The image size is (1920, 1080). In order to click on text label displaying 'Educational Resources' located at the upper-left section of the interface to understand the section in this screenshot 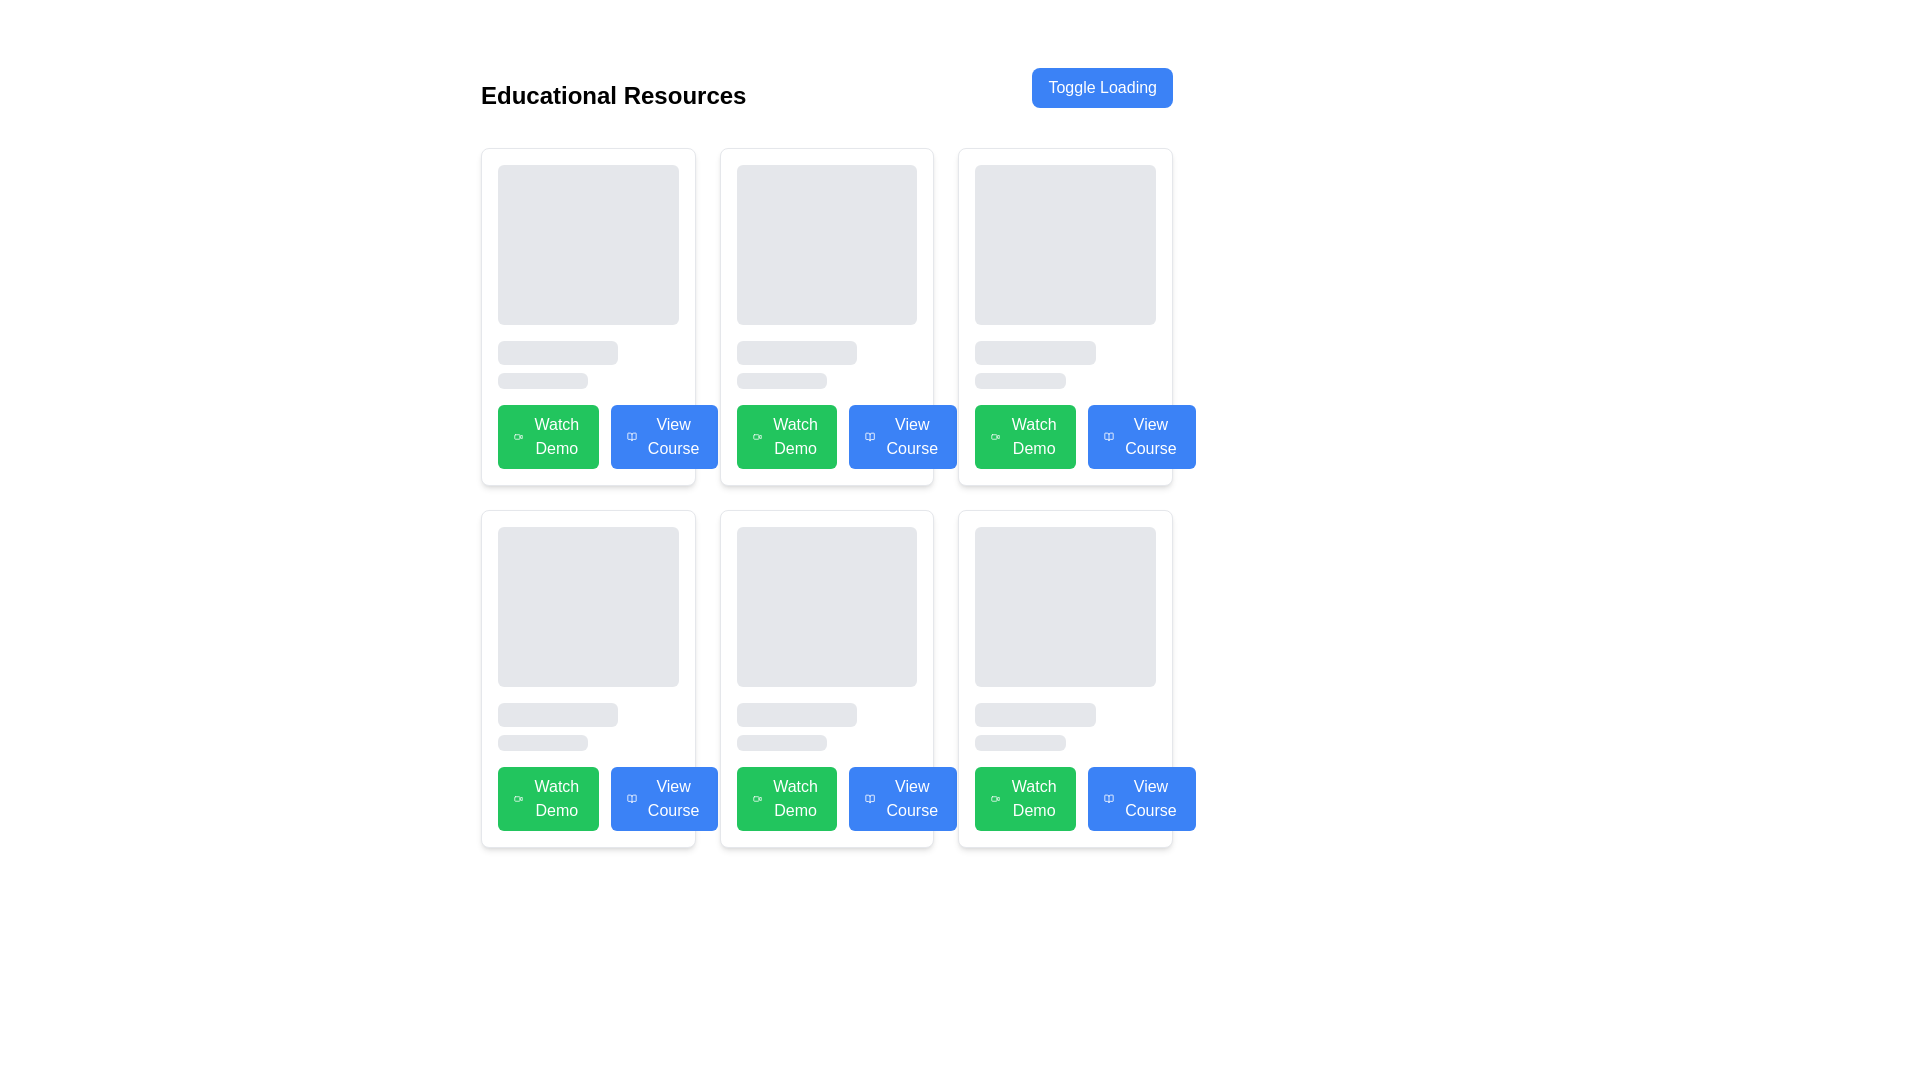, I will do `click(612, 96)`.